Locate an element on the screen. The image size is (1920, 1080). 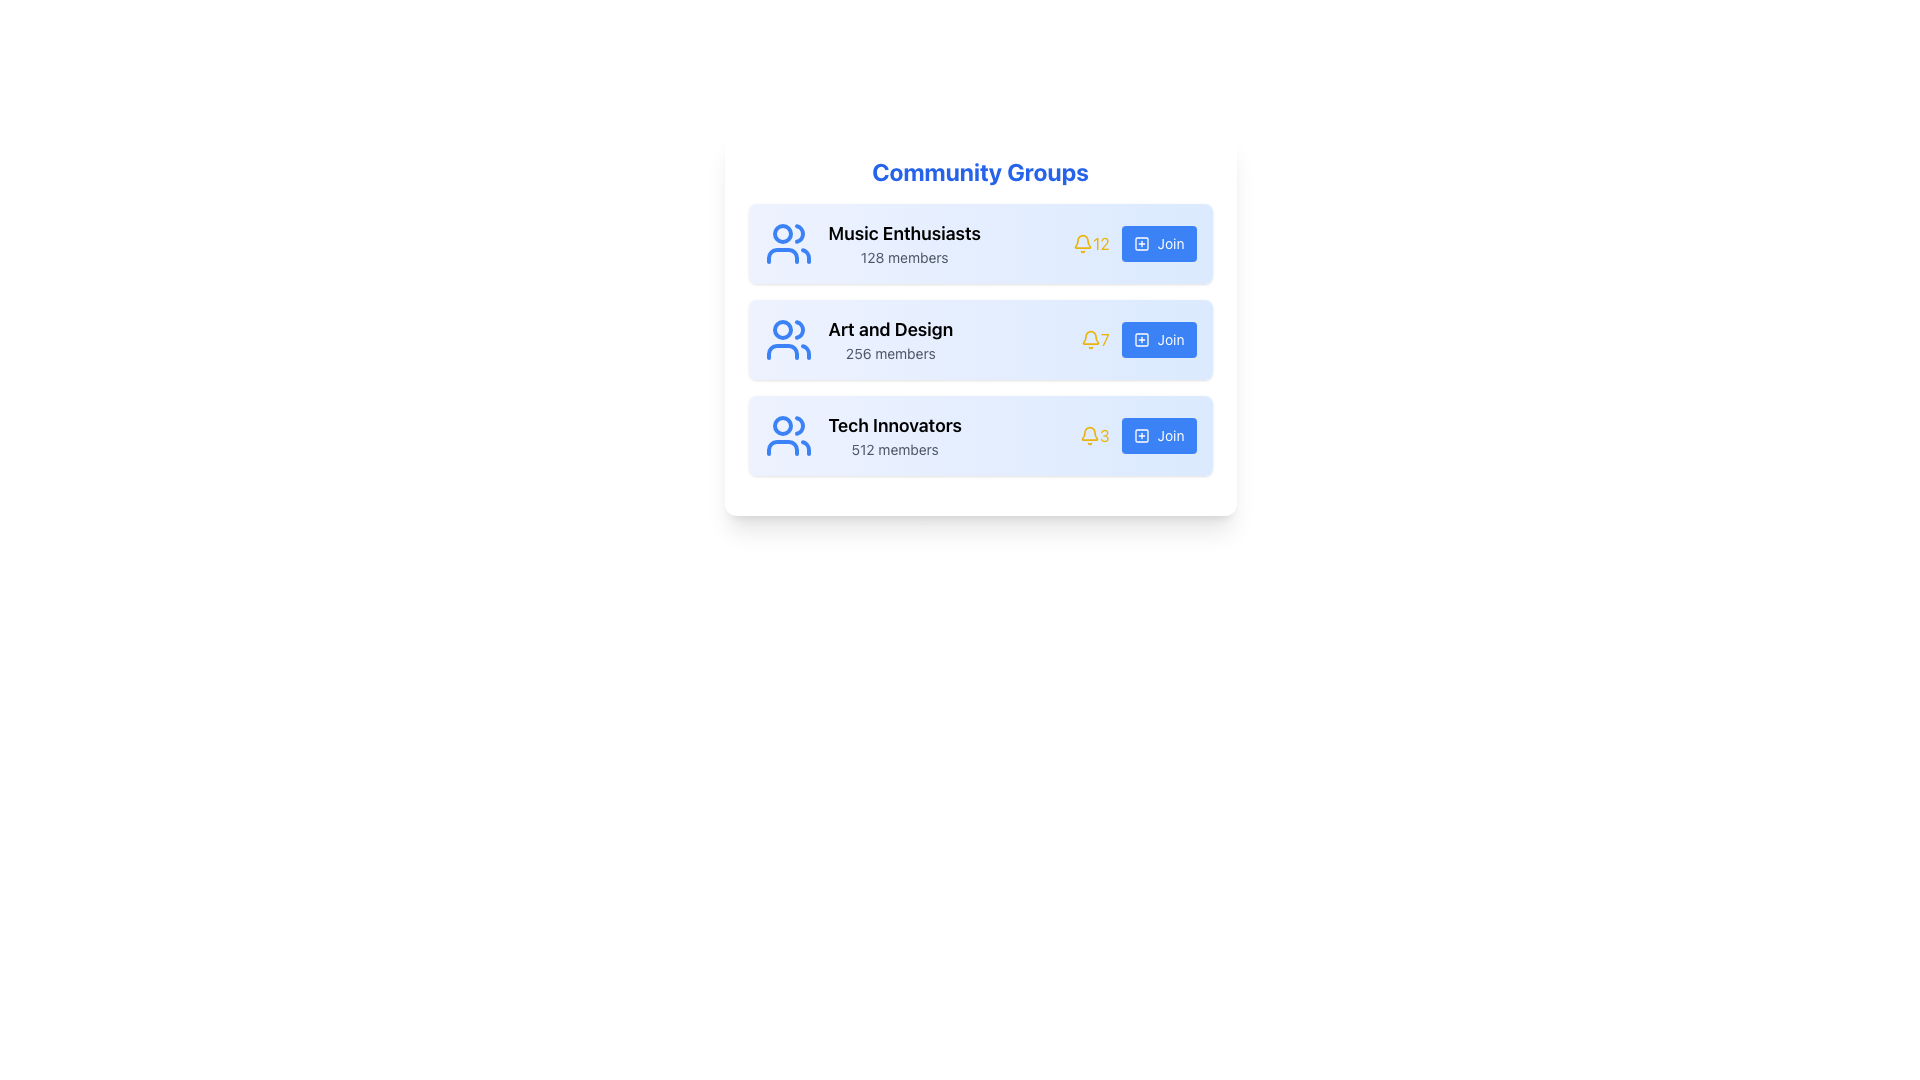
the 'Join Art and Design' button, which is the last element in the group row, positioned to the right of the bell icon and member count is located at coordinates (1159, 338).